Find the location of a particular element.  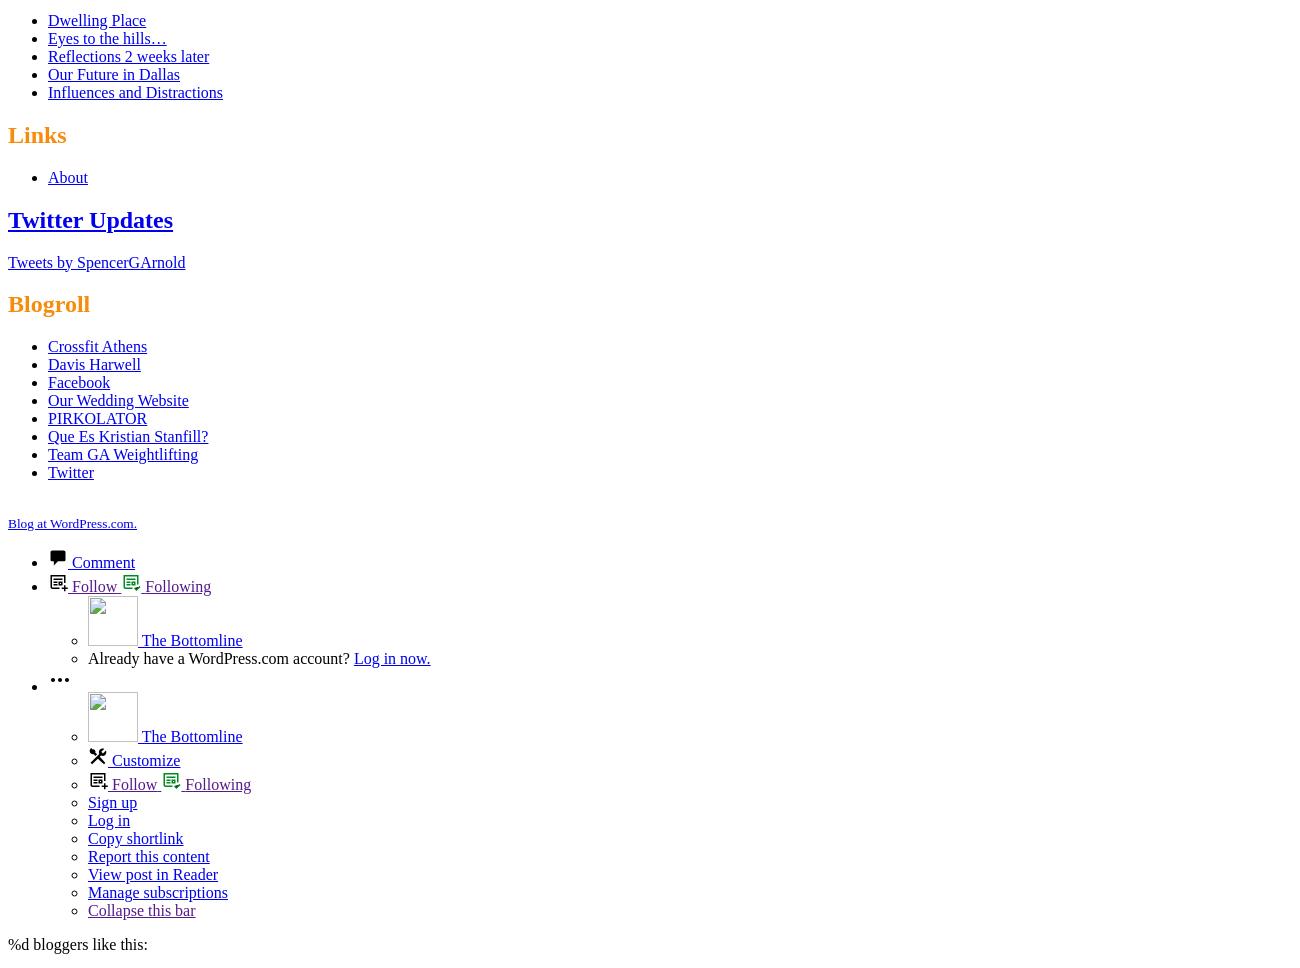

'Already have a WordPress.com account?' is located at coordinates (219, 658).